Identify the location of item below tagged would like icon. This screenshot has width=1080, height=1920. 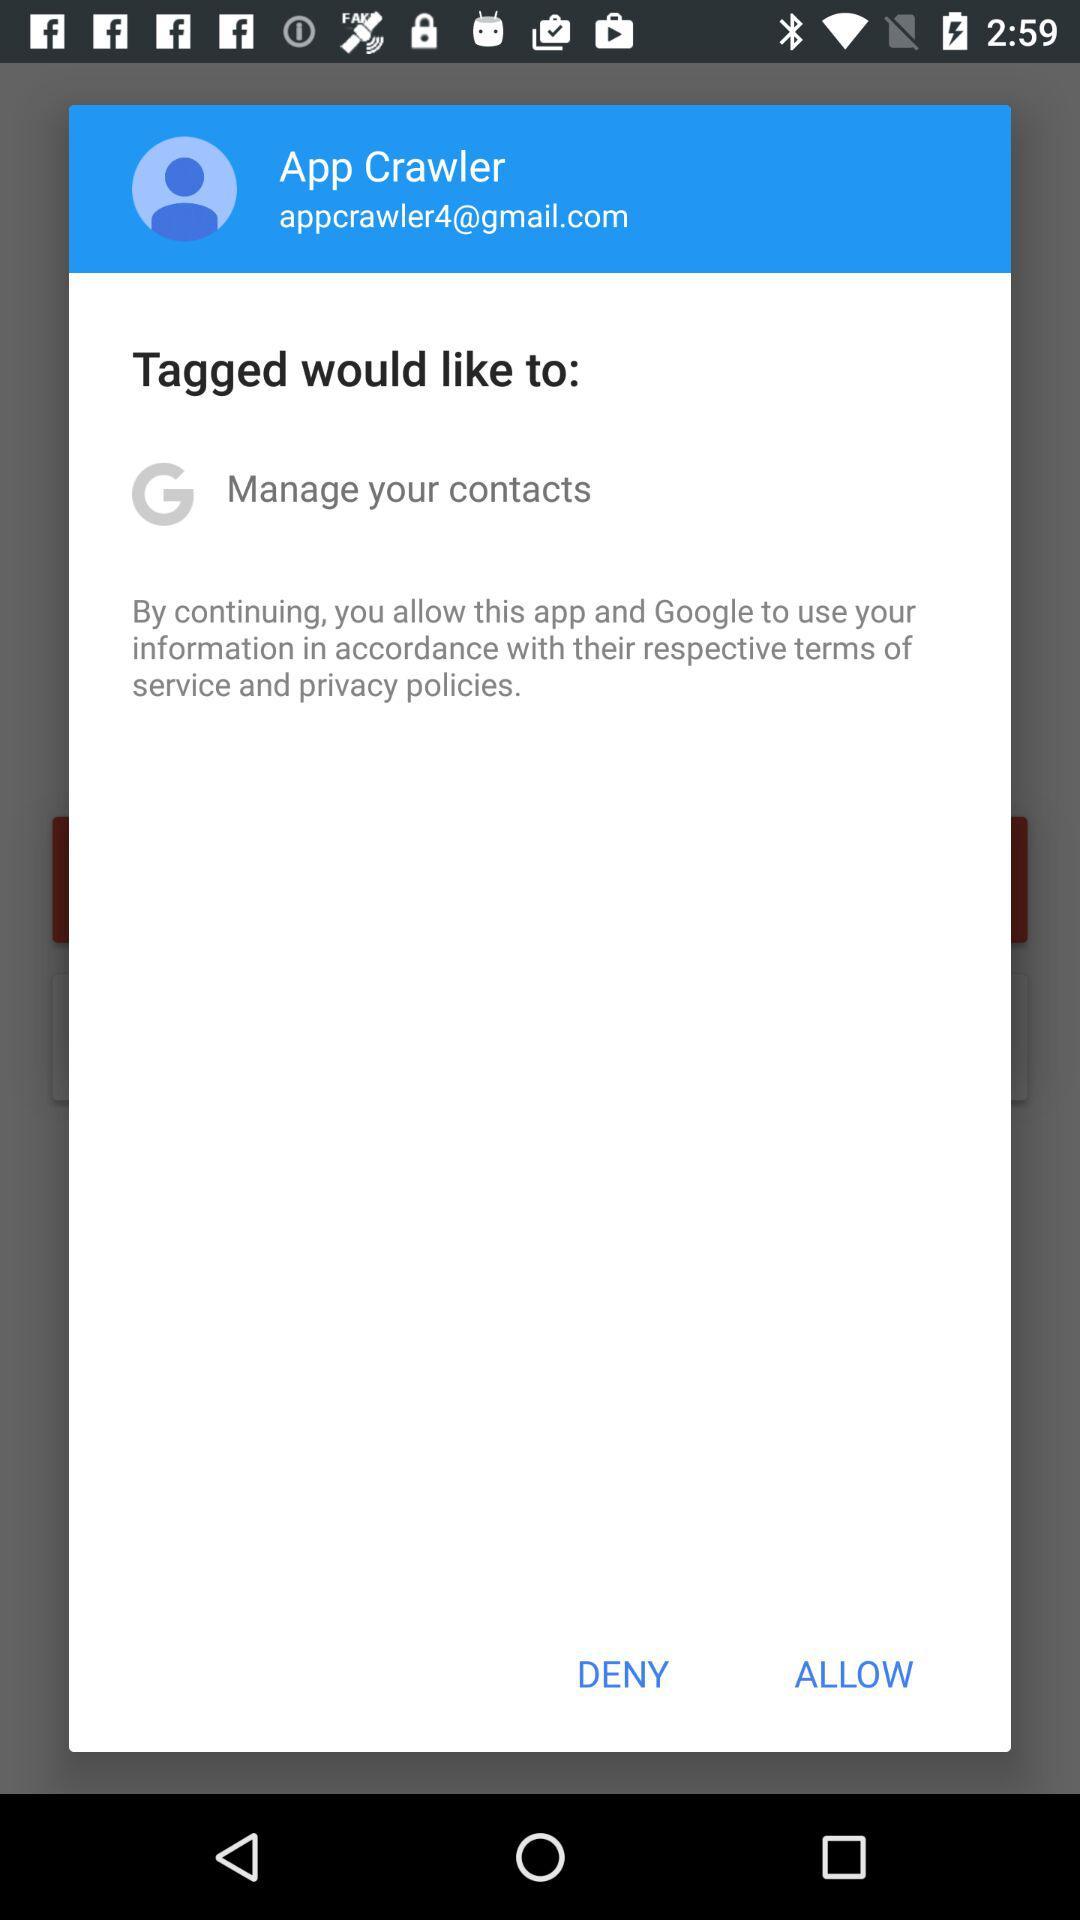
(408, 487).